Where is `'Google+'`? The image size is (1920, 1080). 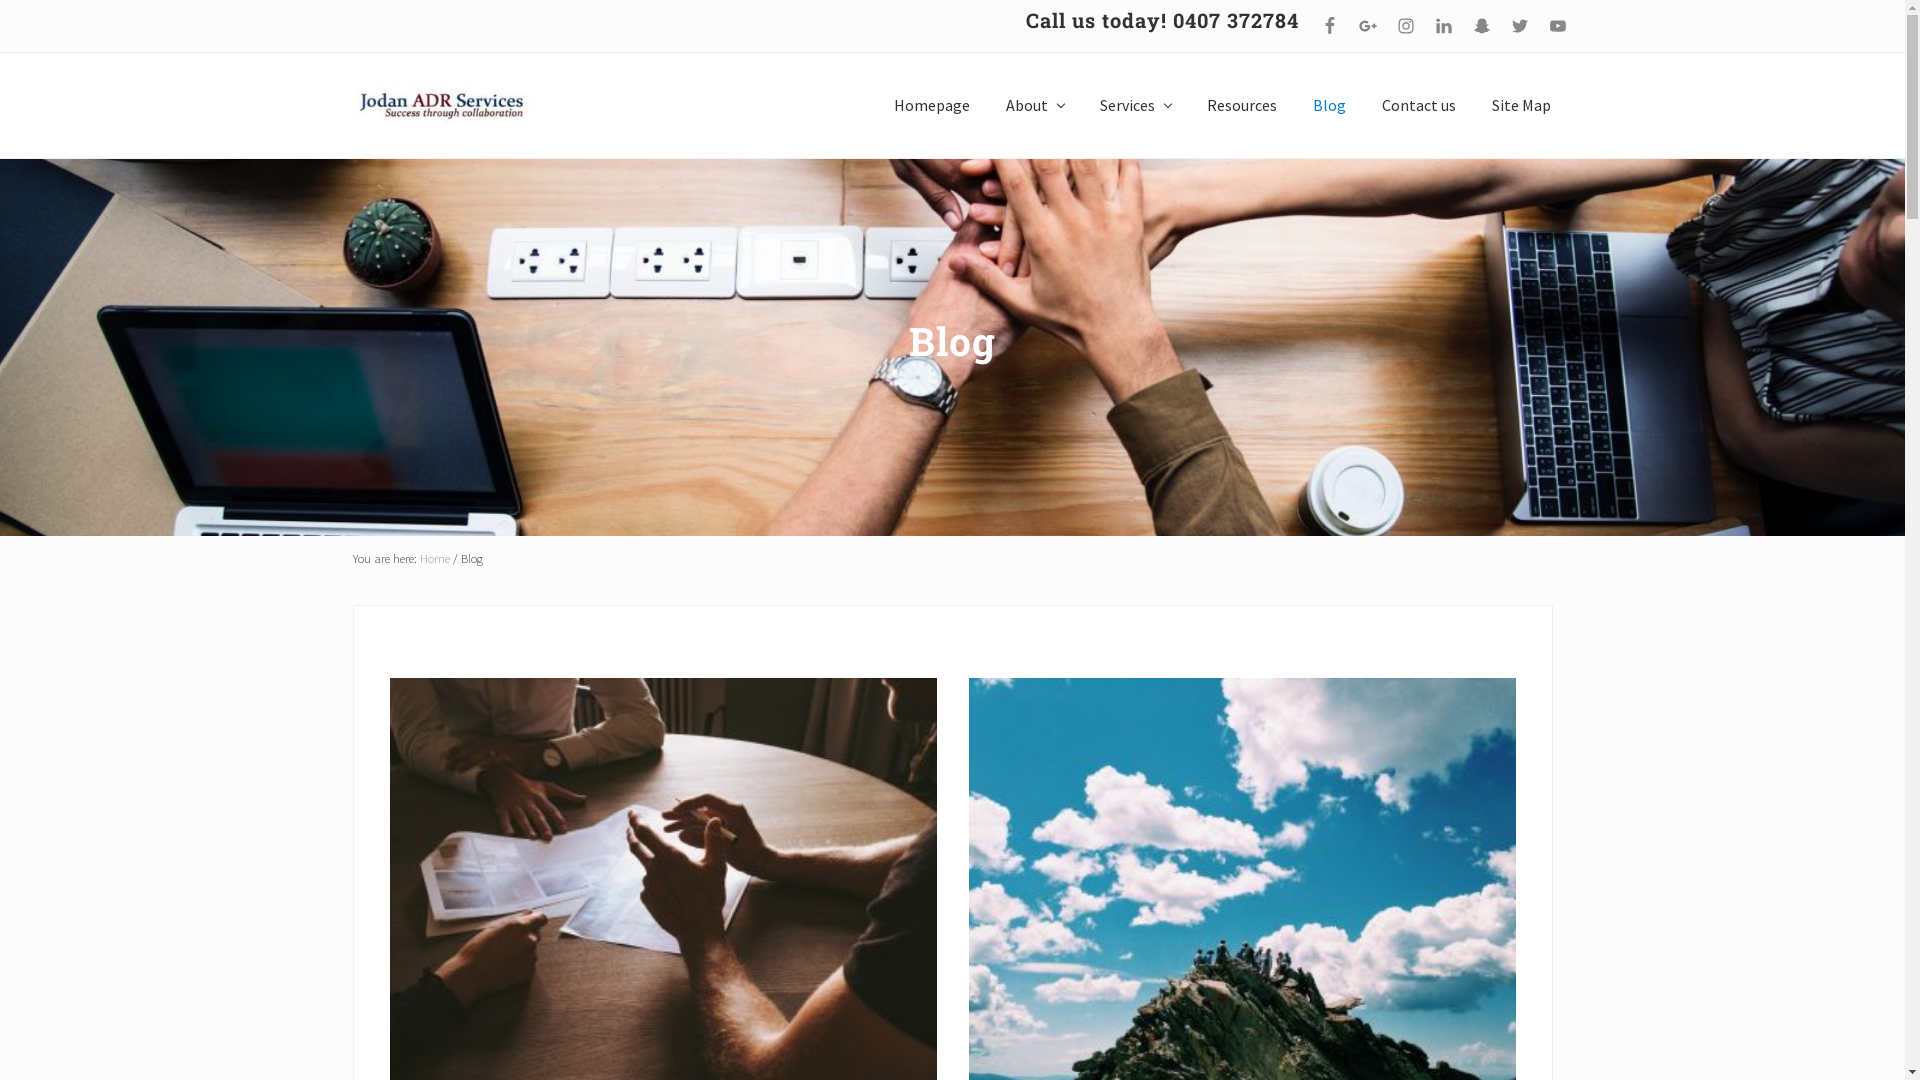 'Google+' is located at coordinates (1366, 26).